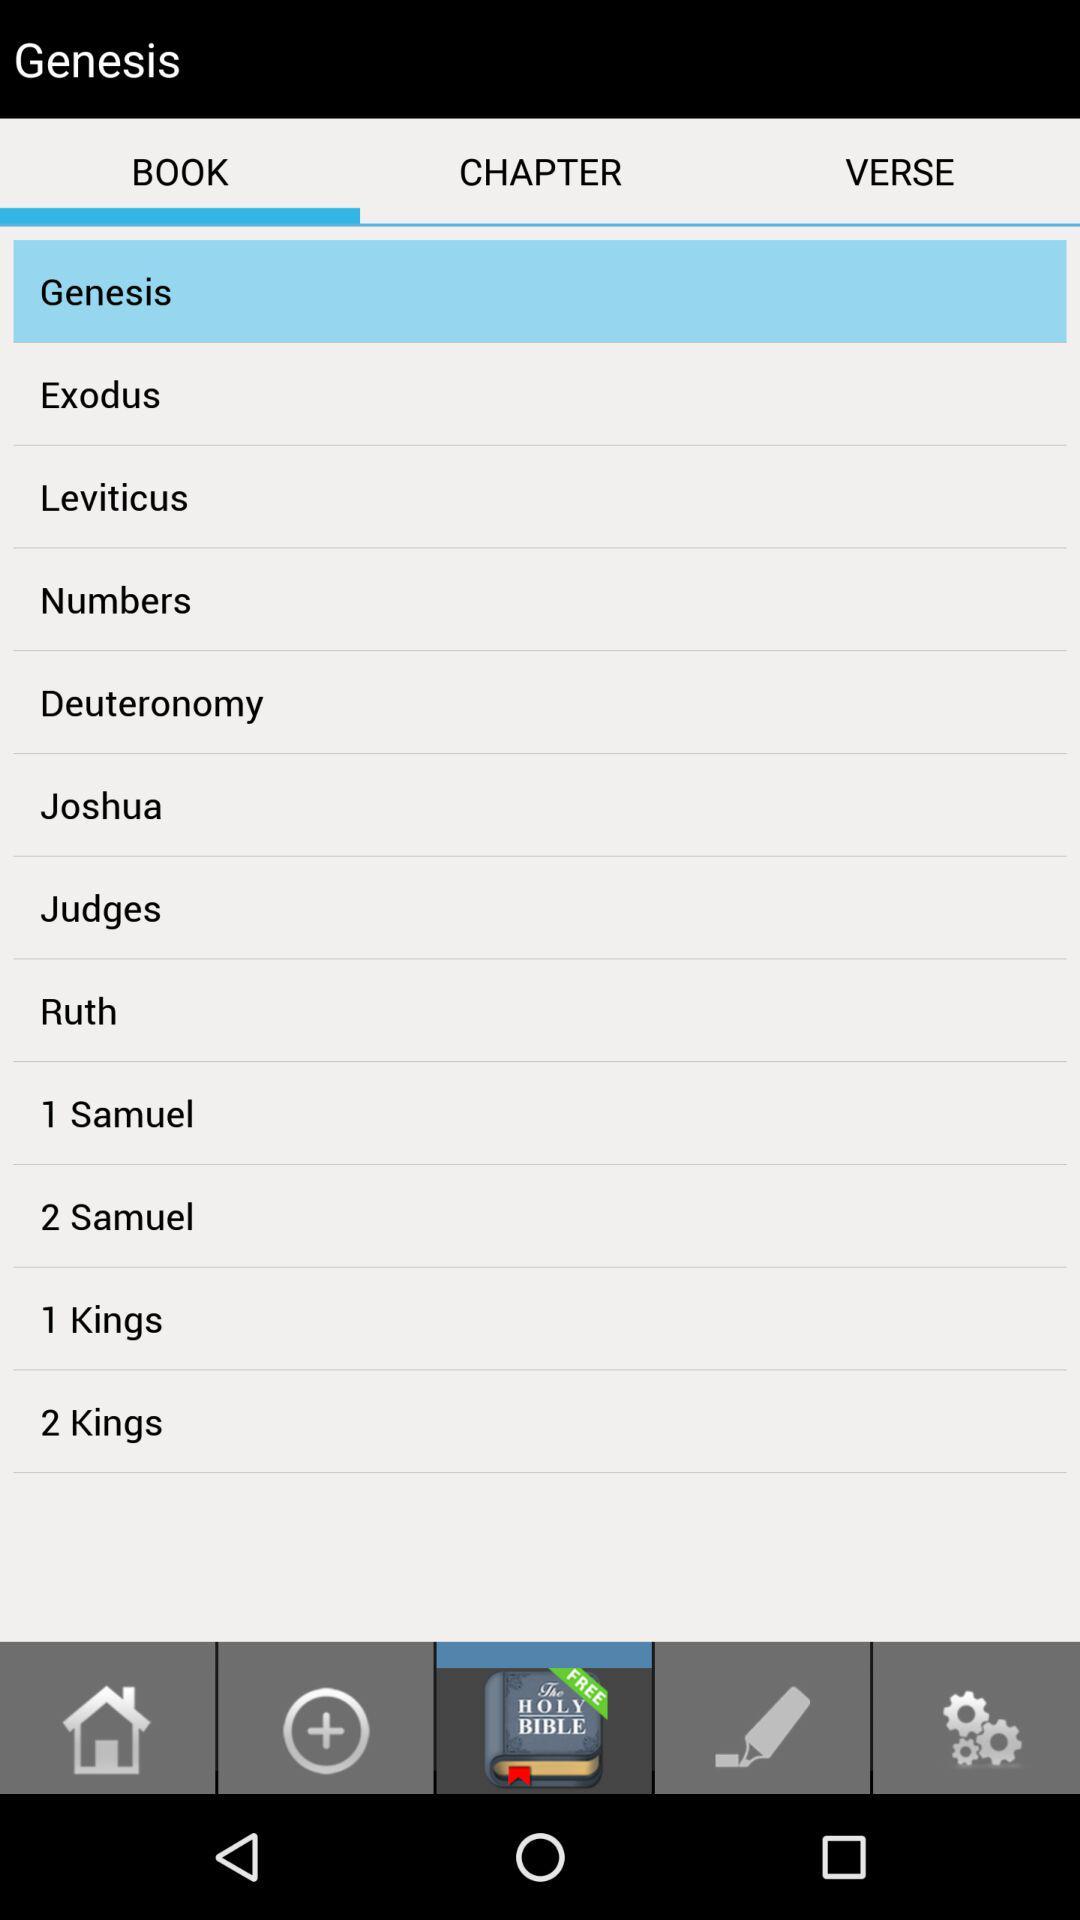  Describe the element at coordinates (762, 1851) in the screenshot. I see `the edit icon` at that location.